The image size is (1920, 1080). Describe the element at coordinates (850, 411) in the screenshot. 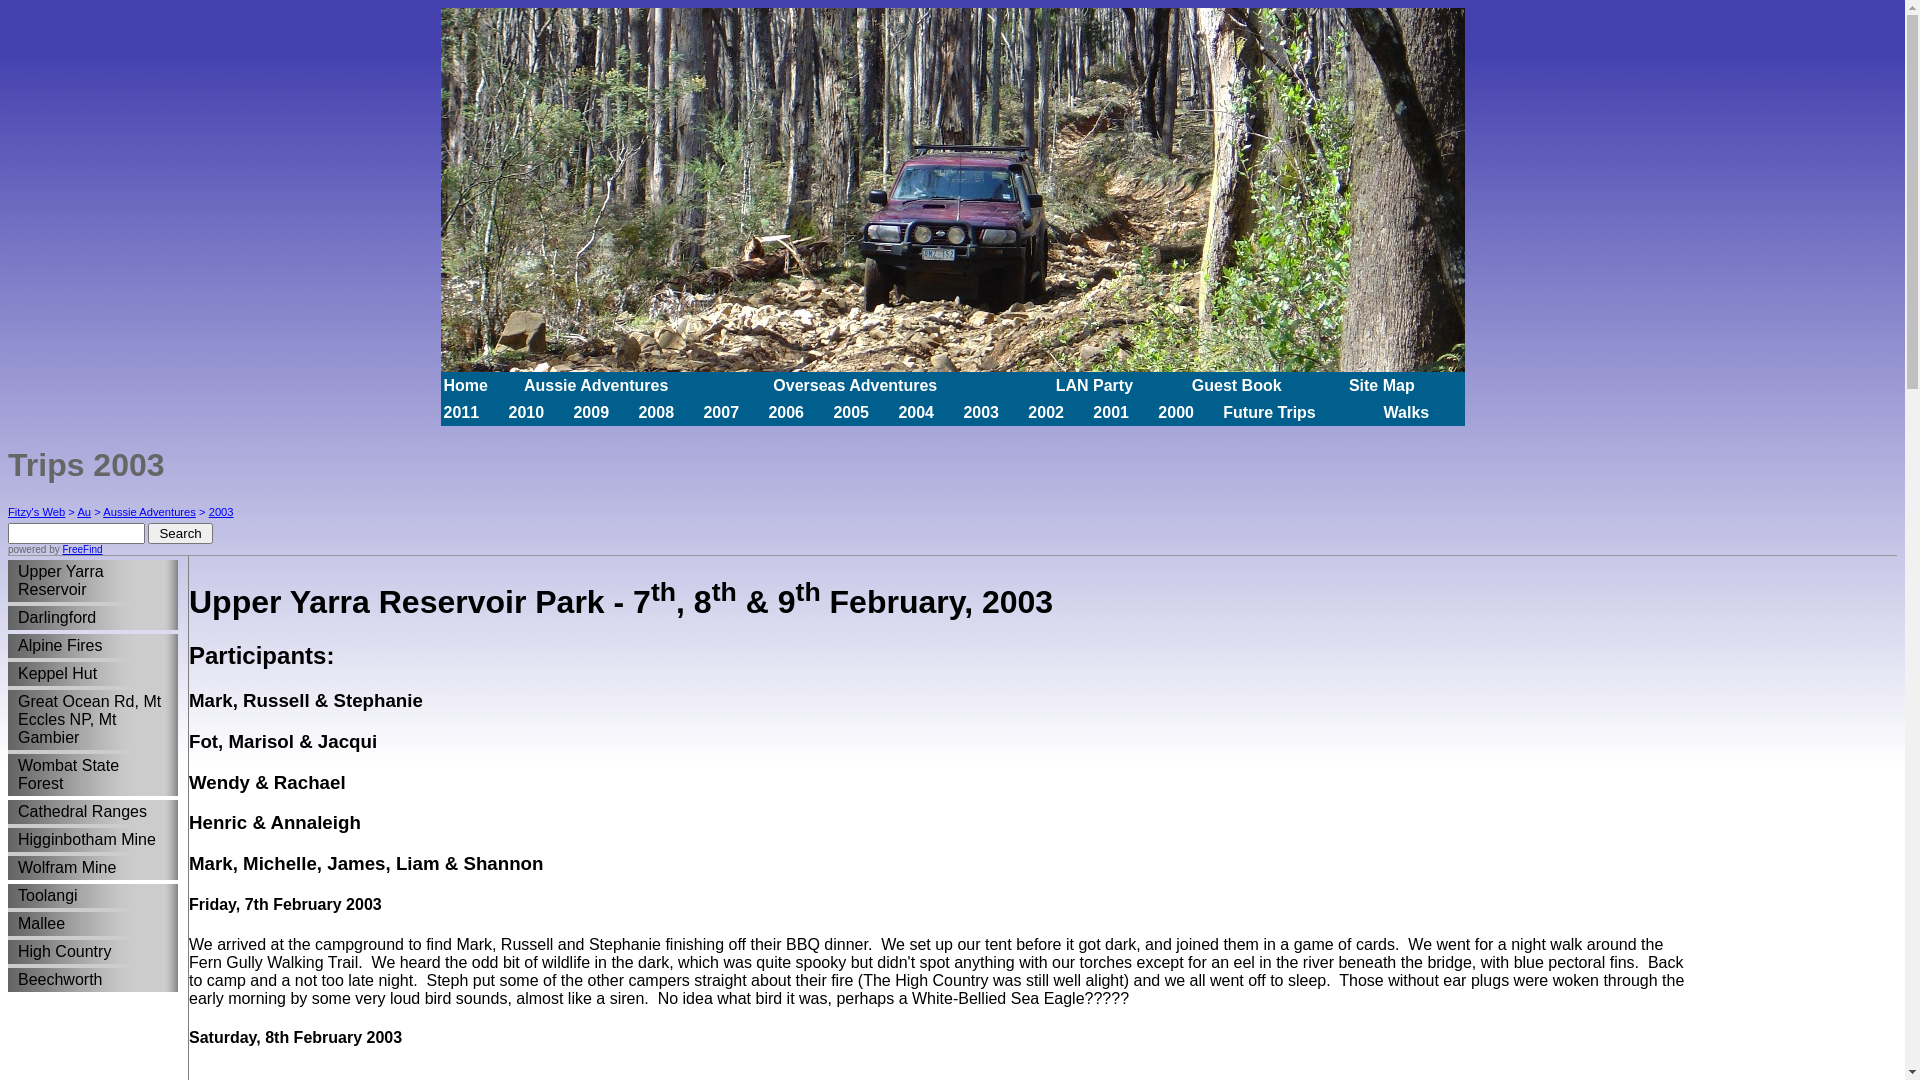

I see `'2005'` at that location.